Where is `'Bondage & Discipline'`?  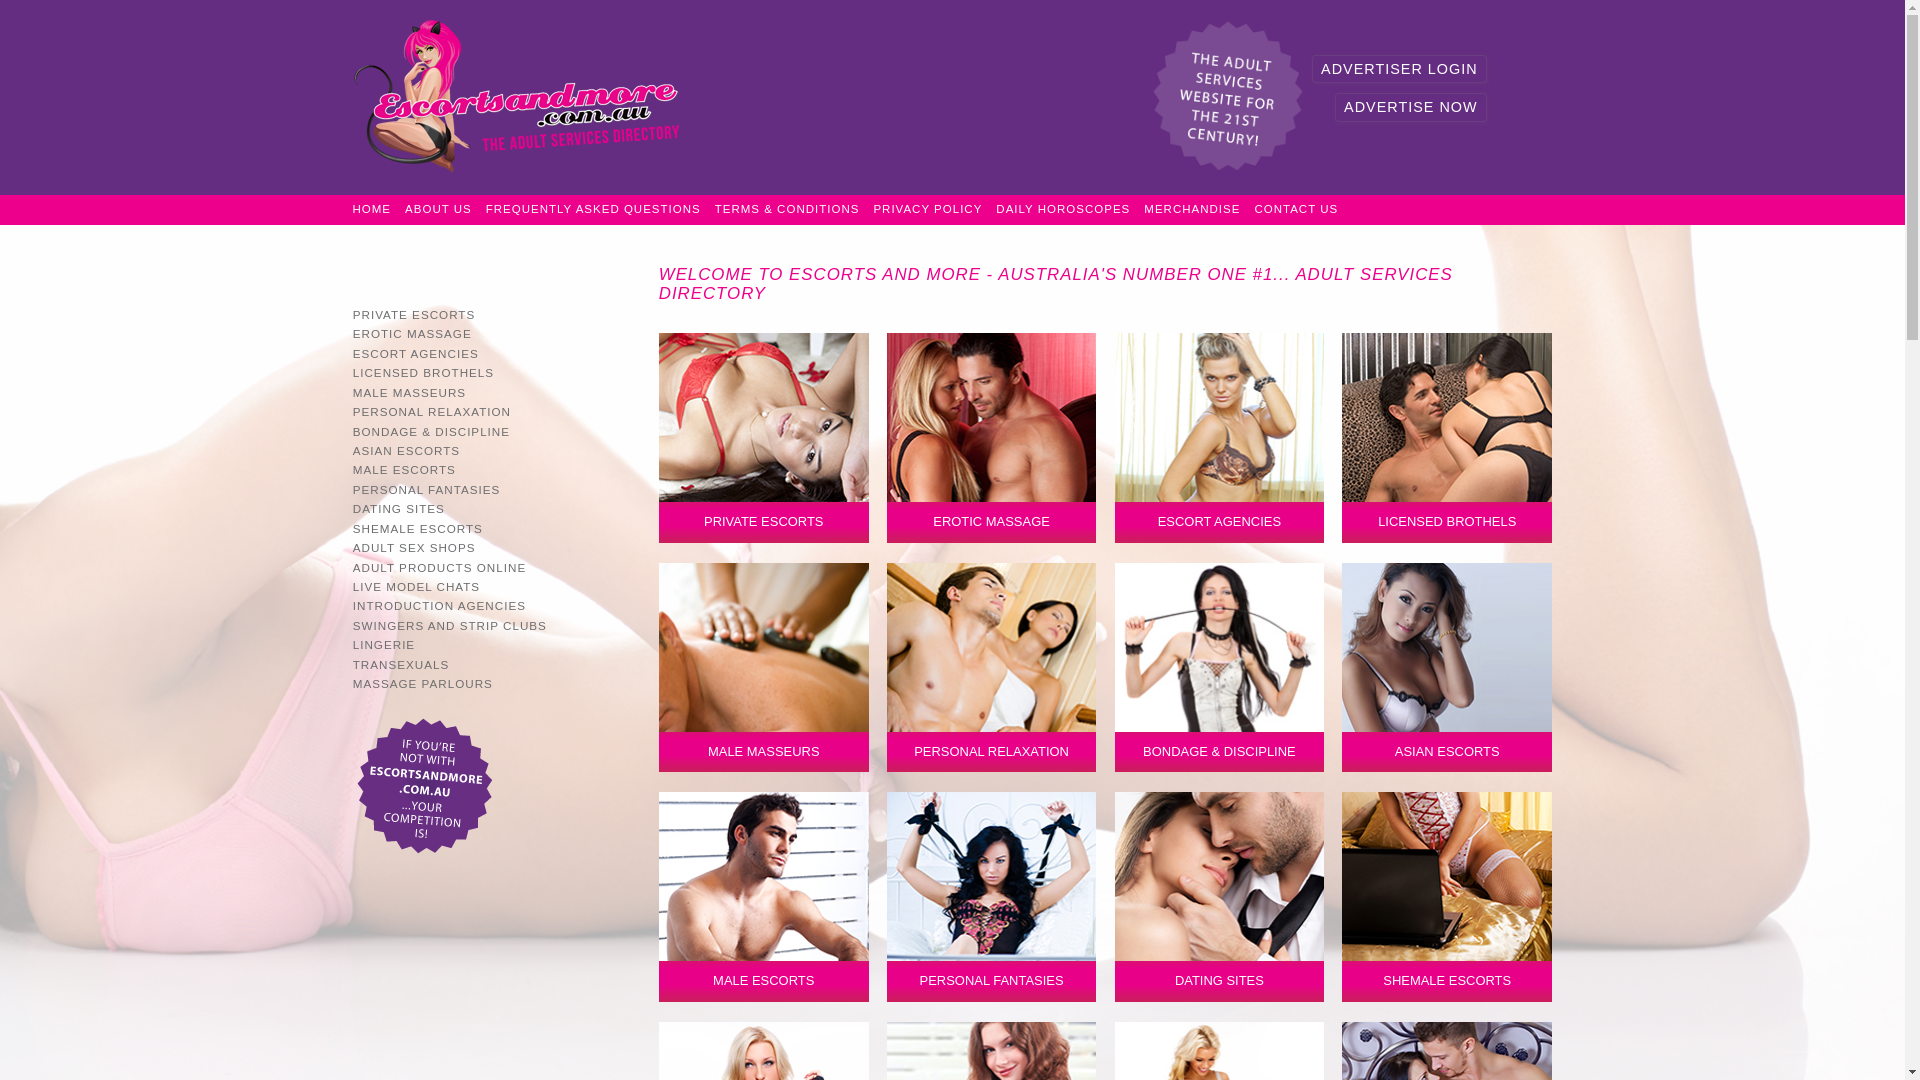 'Bondage & Discipline' is located at coordinates (1218, 667).